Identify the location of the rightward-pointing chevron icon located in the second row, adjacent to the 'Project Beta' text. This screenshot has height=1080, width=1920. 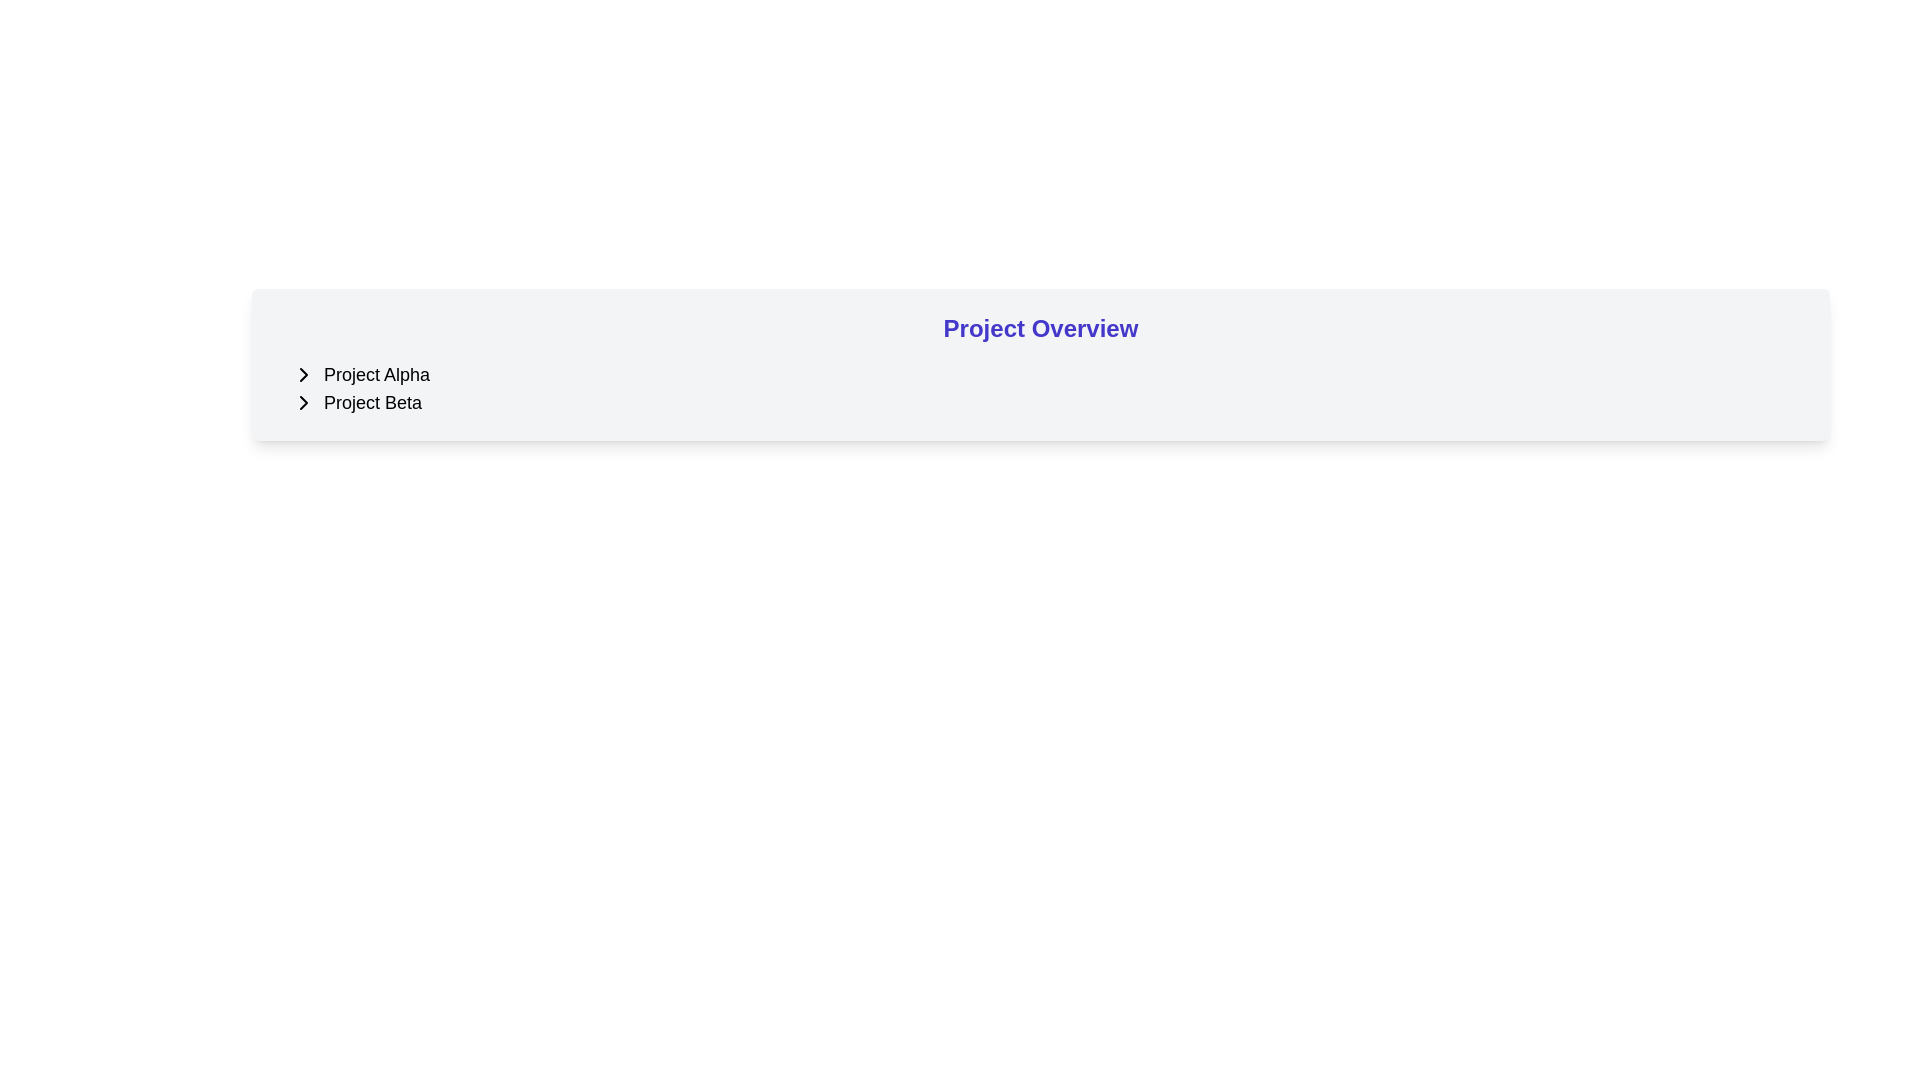
(302, 402).